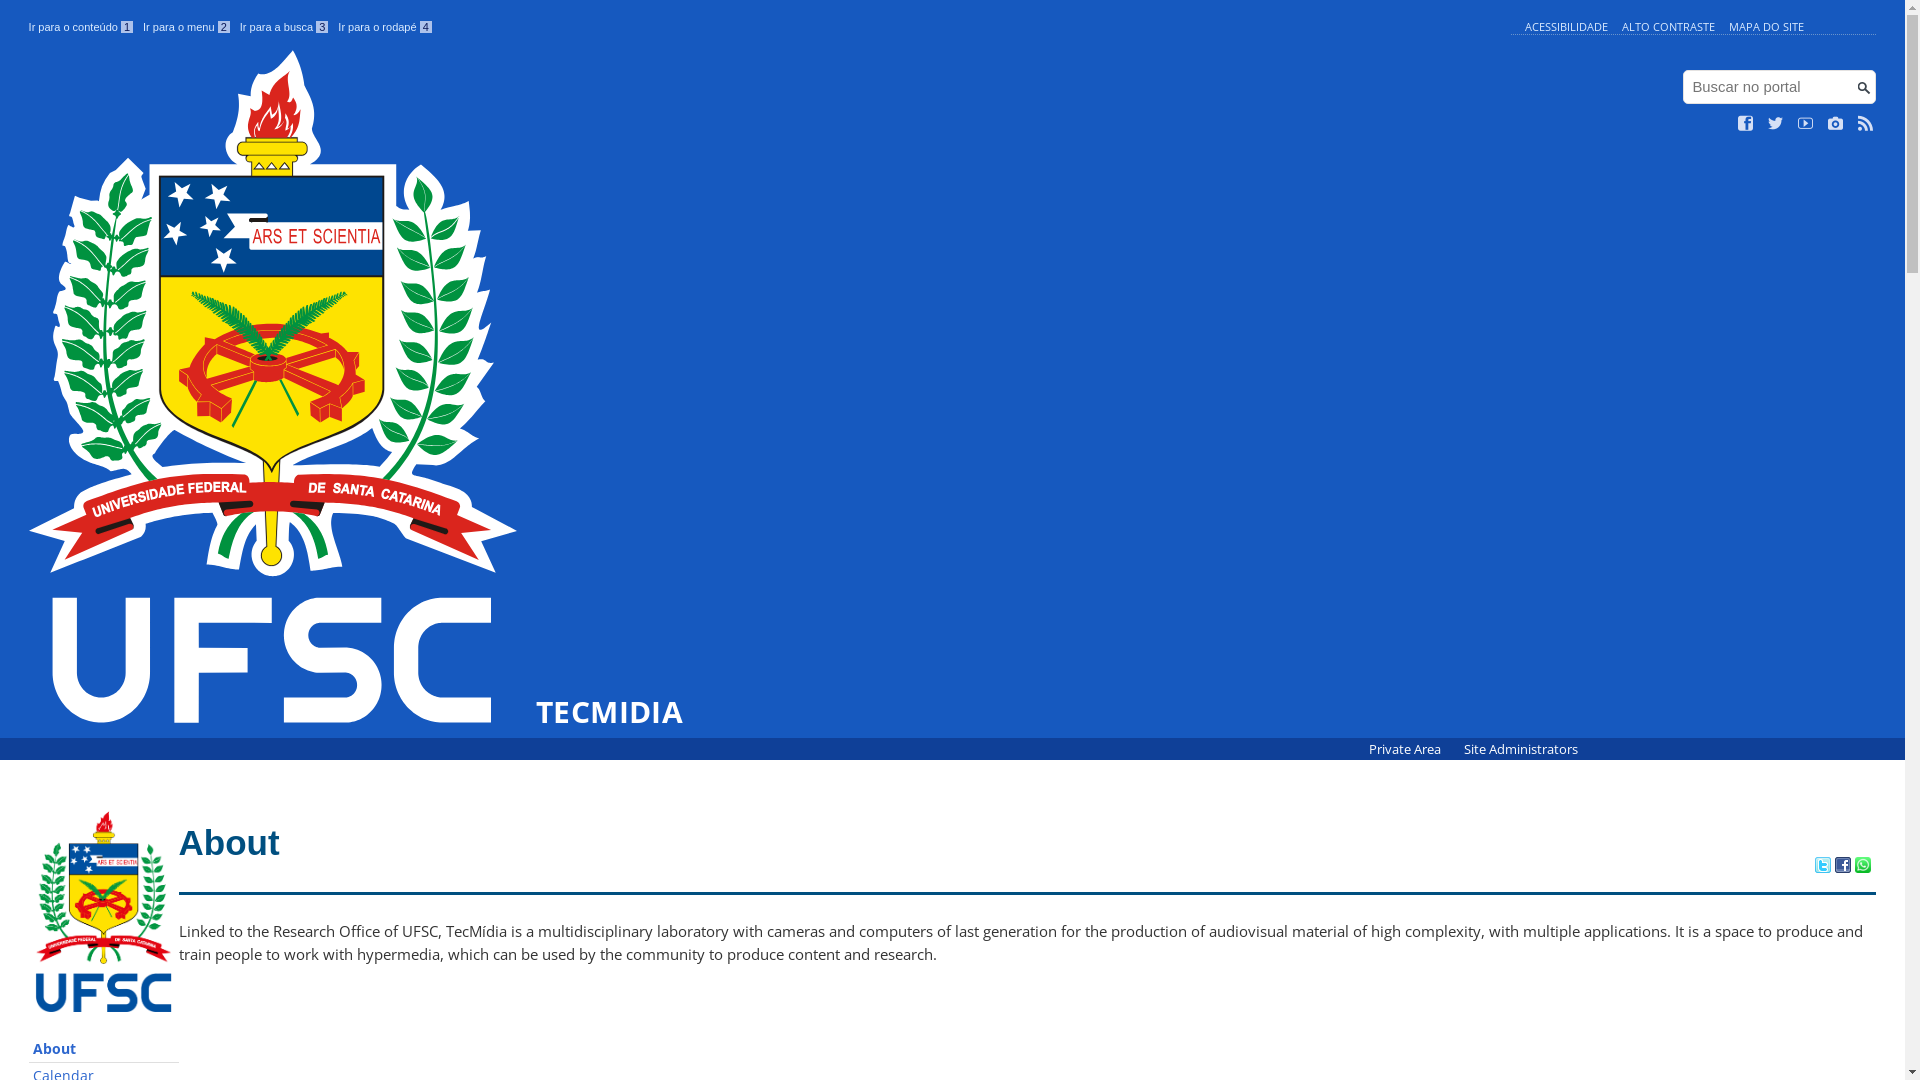 The height and width of the screenshot is (1080, 1920). I want to click on 'ALTO CONTRASTE', so click(1668, 26).